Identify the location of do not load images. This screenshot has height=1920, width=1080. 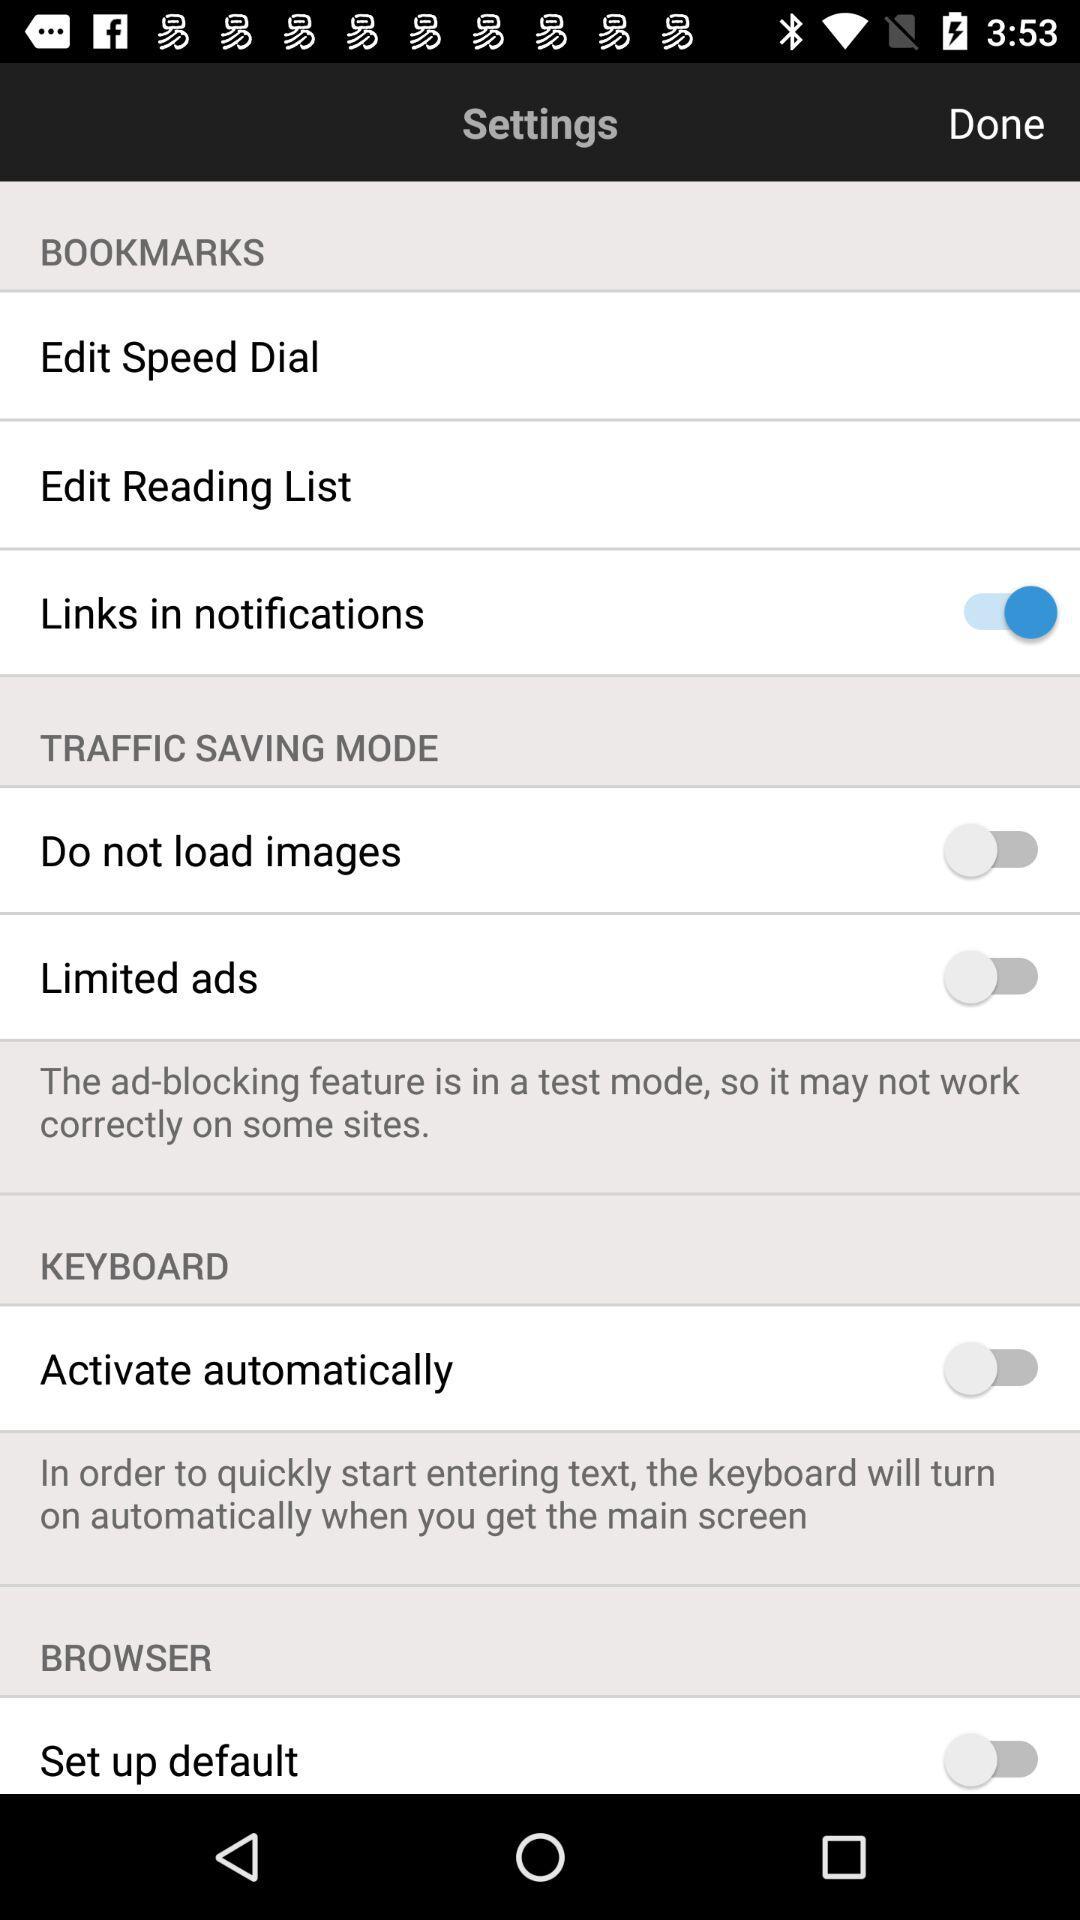
(1000, 850).